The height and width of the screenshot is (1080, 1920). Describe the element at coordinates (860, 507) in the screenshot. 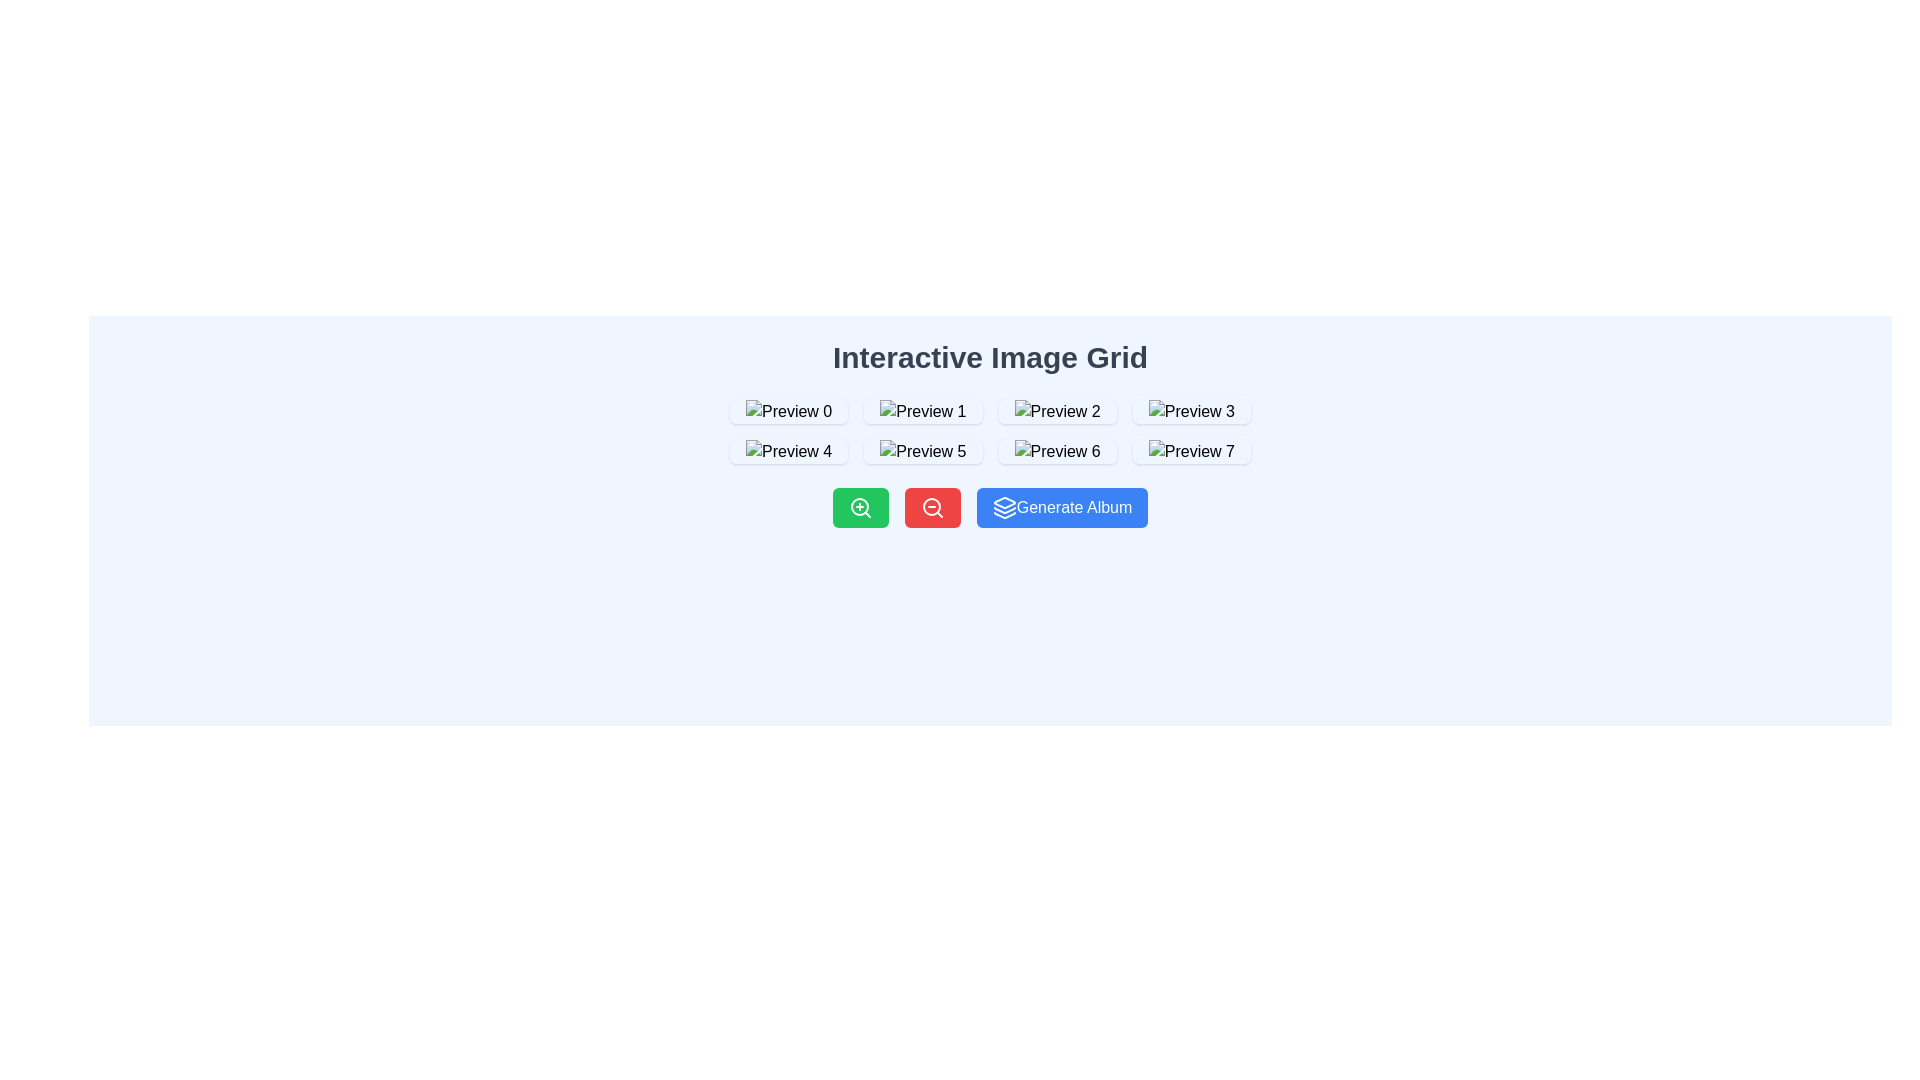

I see `the green circular zoom-in button with a white magnifying glass icon and '+' symbol, located below the grid of image previews, to zoom in` at that location.